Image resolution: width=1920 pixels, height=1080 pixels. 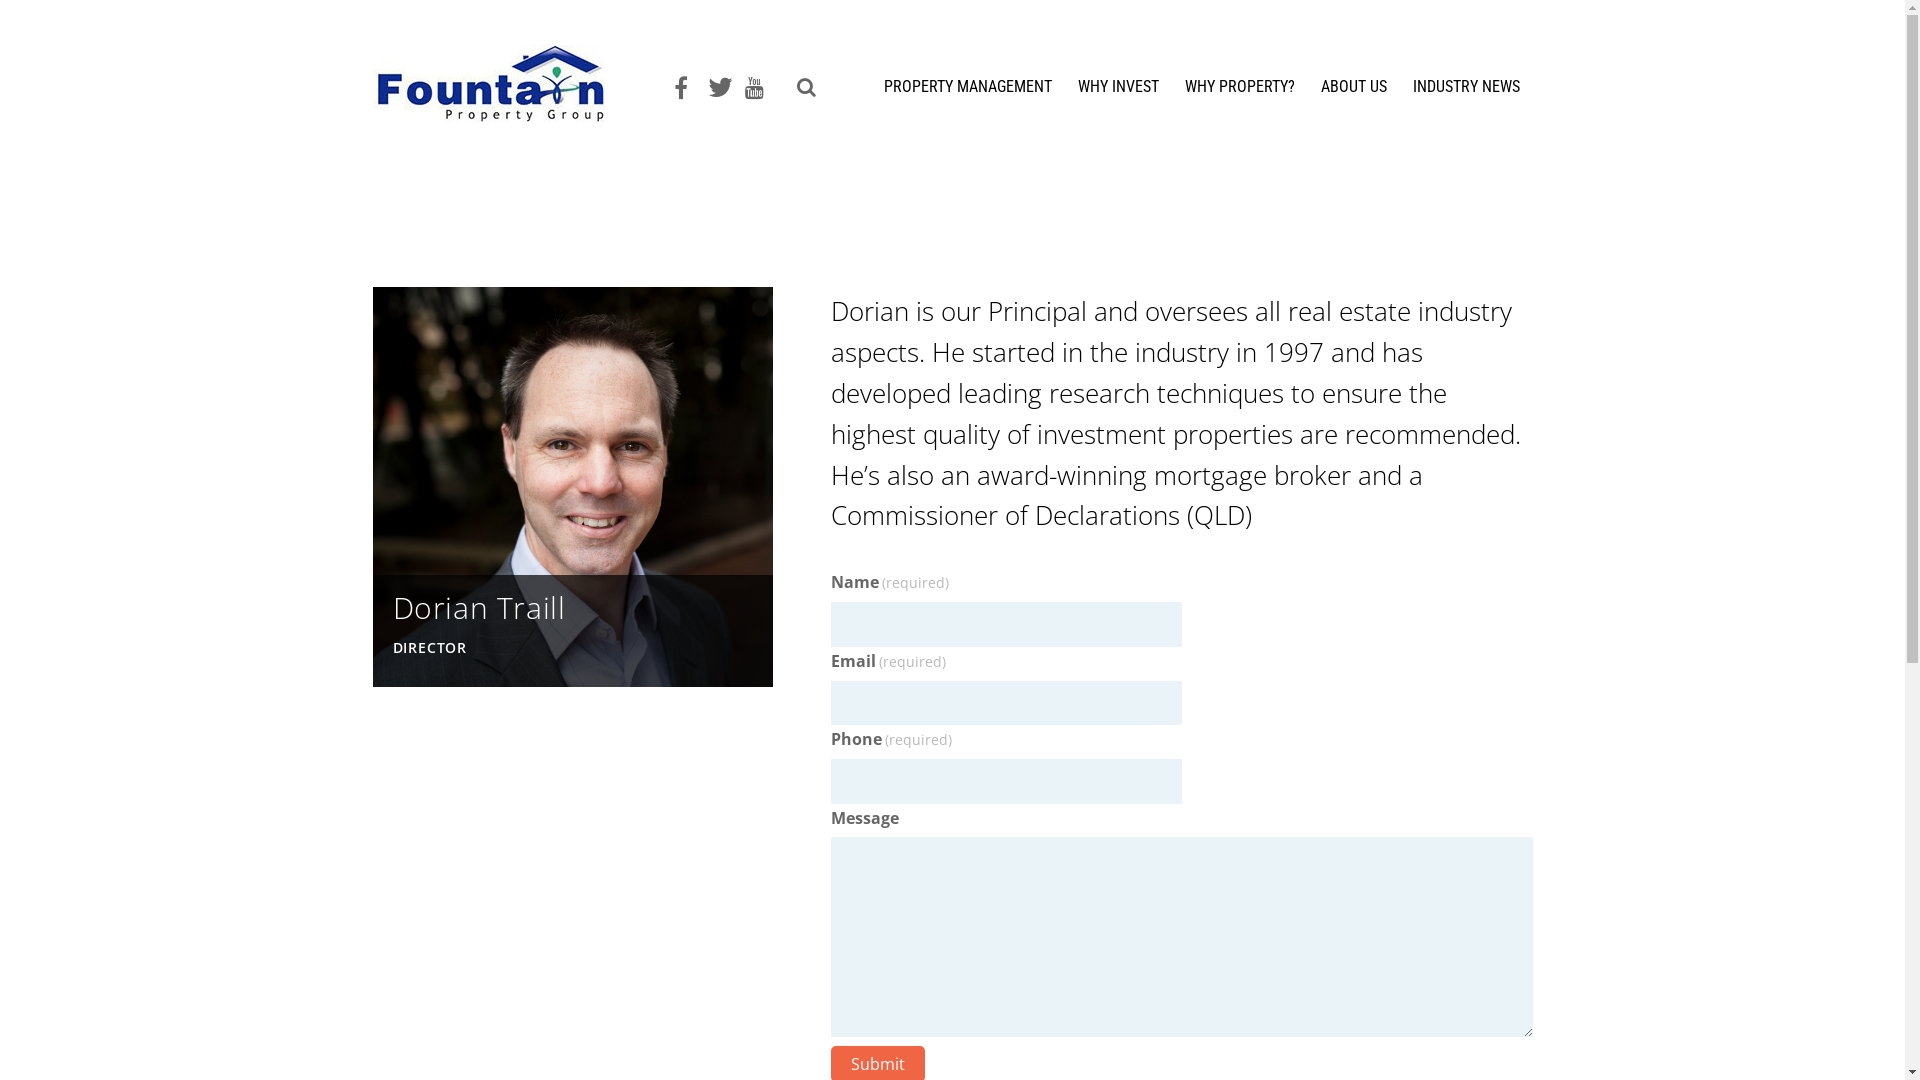 I want to click on 'PROPERTY MANAGEMENT', so click(x=873, y=94).